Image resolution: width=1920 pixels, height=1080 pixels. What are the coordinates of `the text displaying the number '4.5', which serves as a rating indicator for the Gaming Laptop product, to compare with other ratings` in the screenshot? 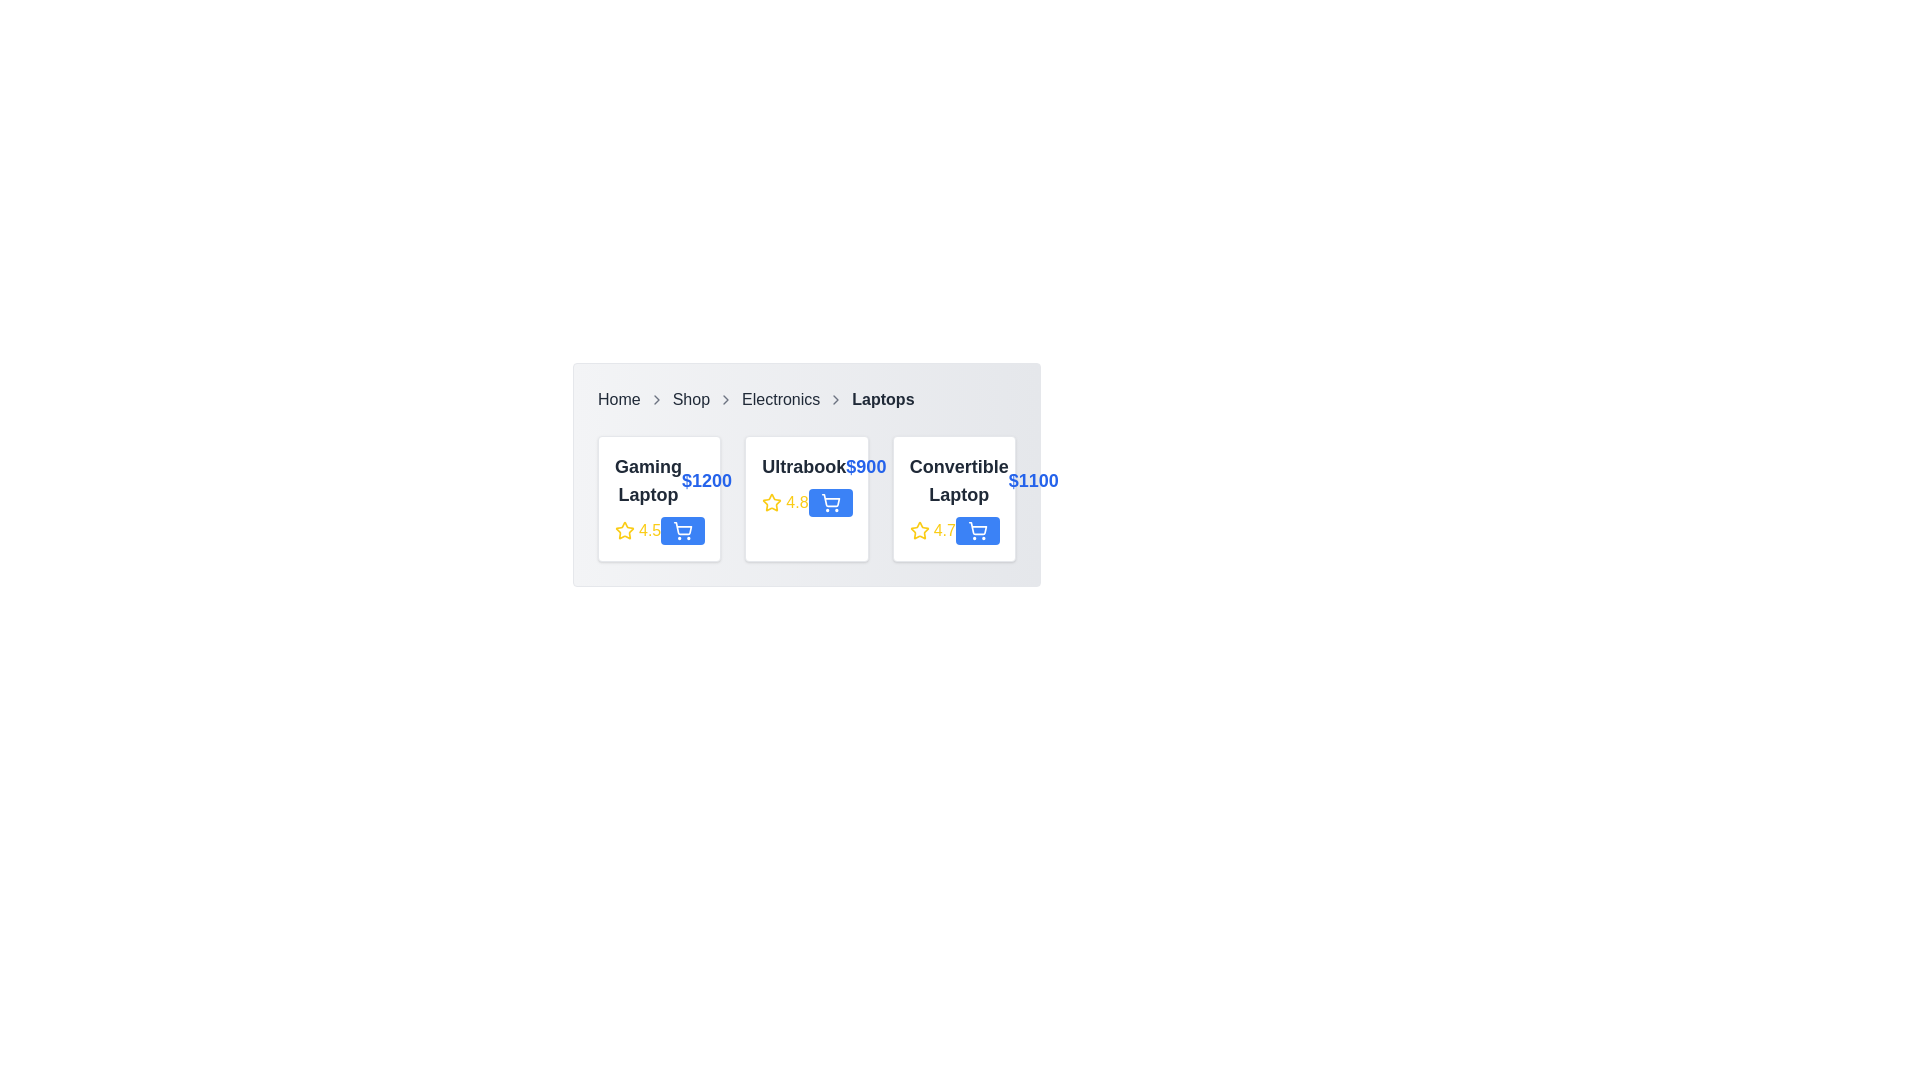 It's located at (650, 530).